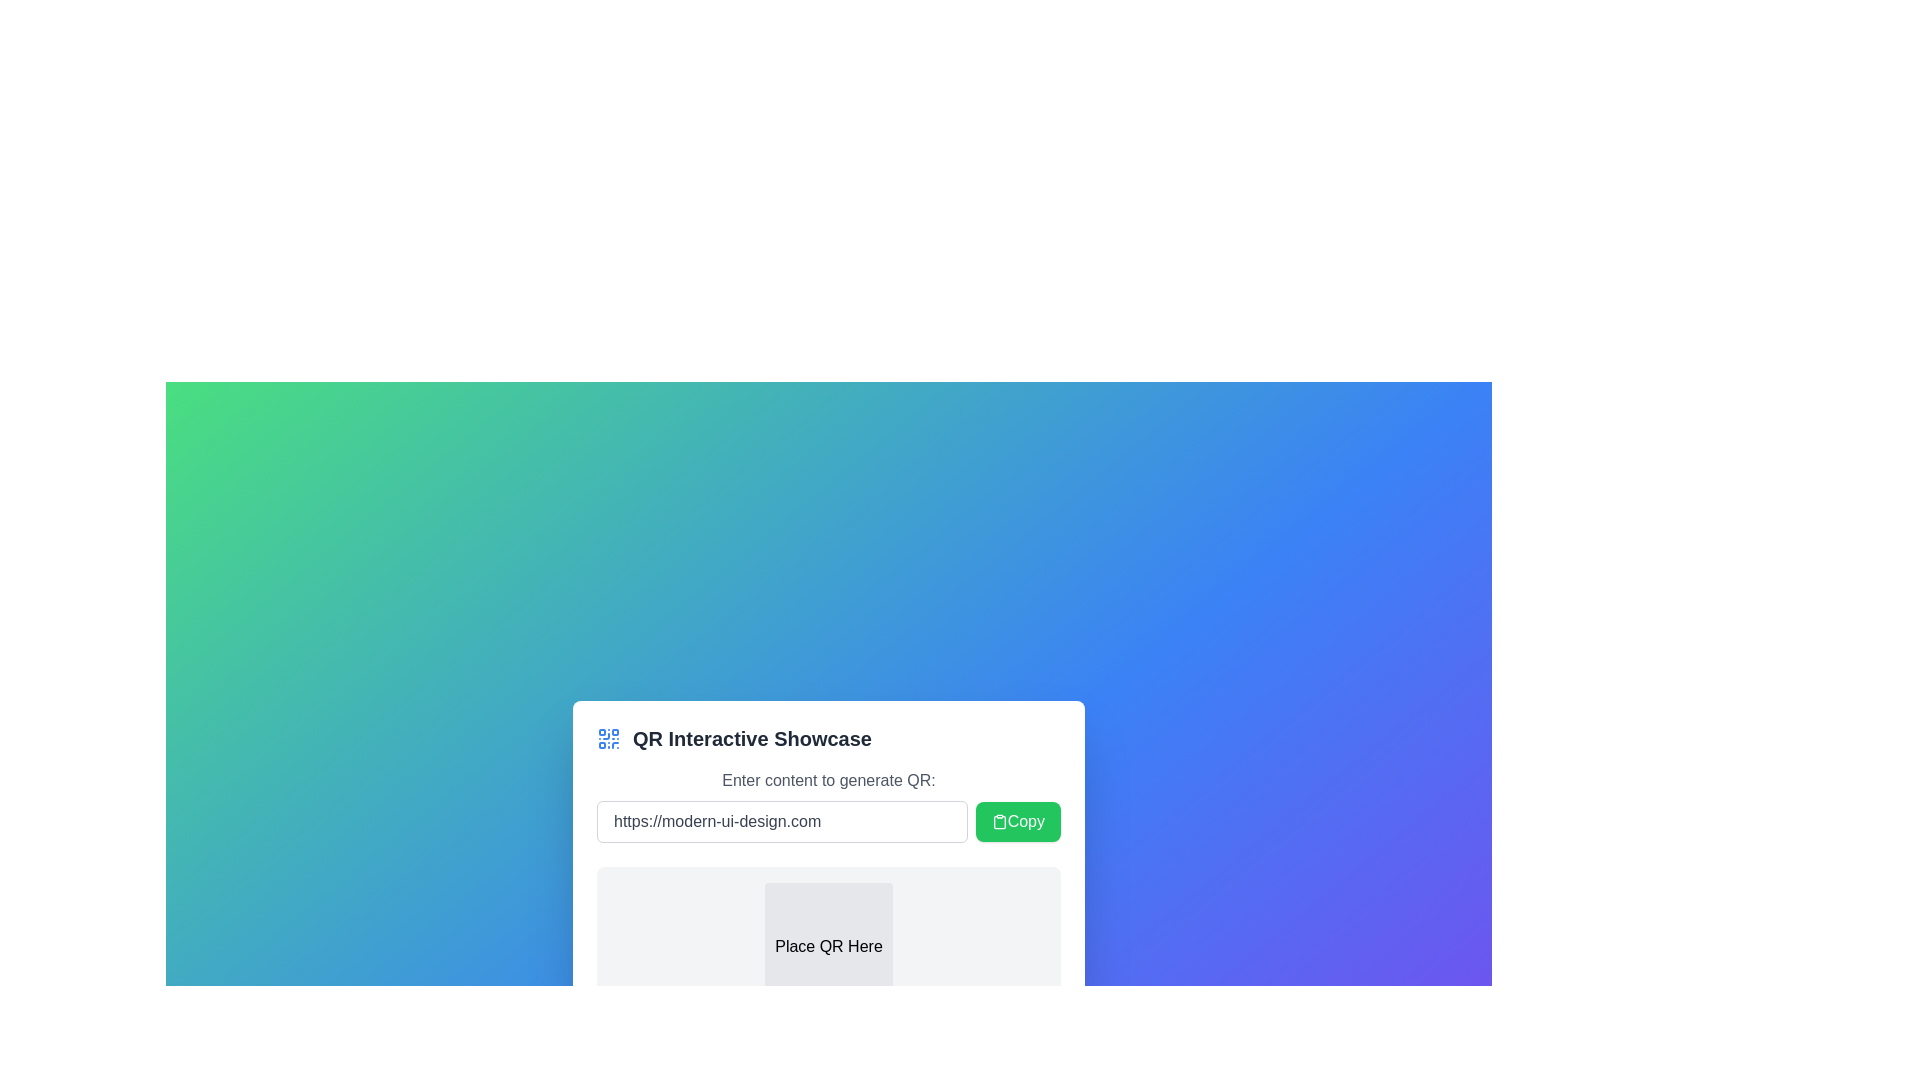  Describe the element at coordinates (608, 739) in the screenshot. I see `the QR code icon located at the leftmost side of the header section titled 'QR Interactive Showcase', which features a modern blue-colored design with distinctive patterns` at that location.